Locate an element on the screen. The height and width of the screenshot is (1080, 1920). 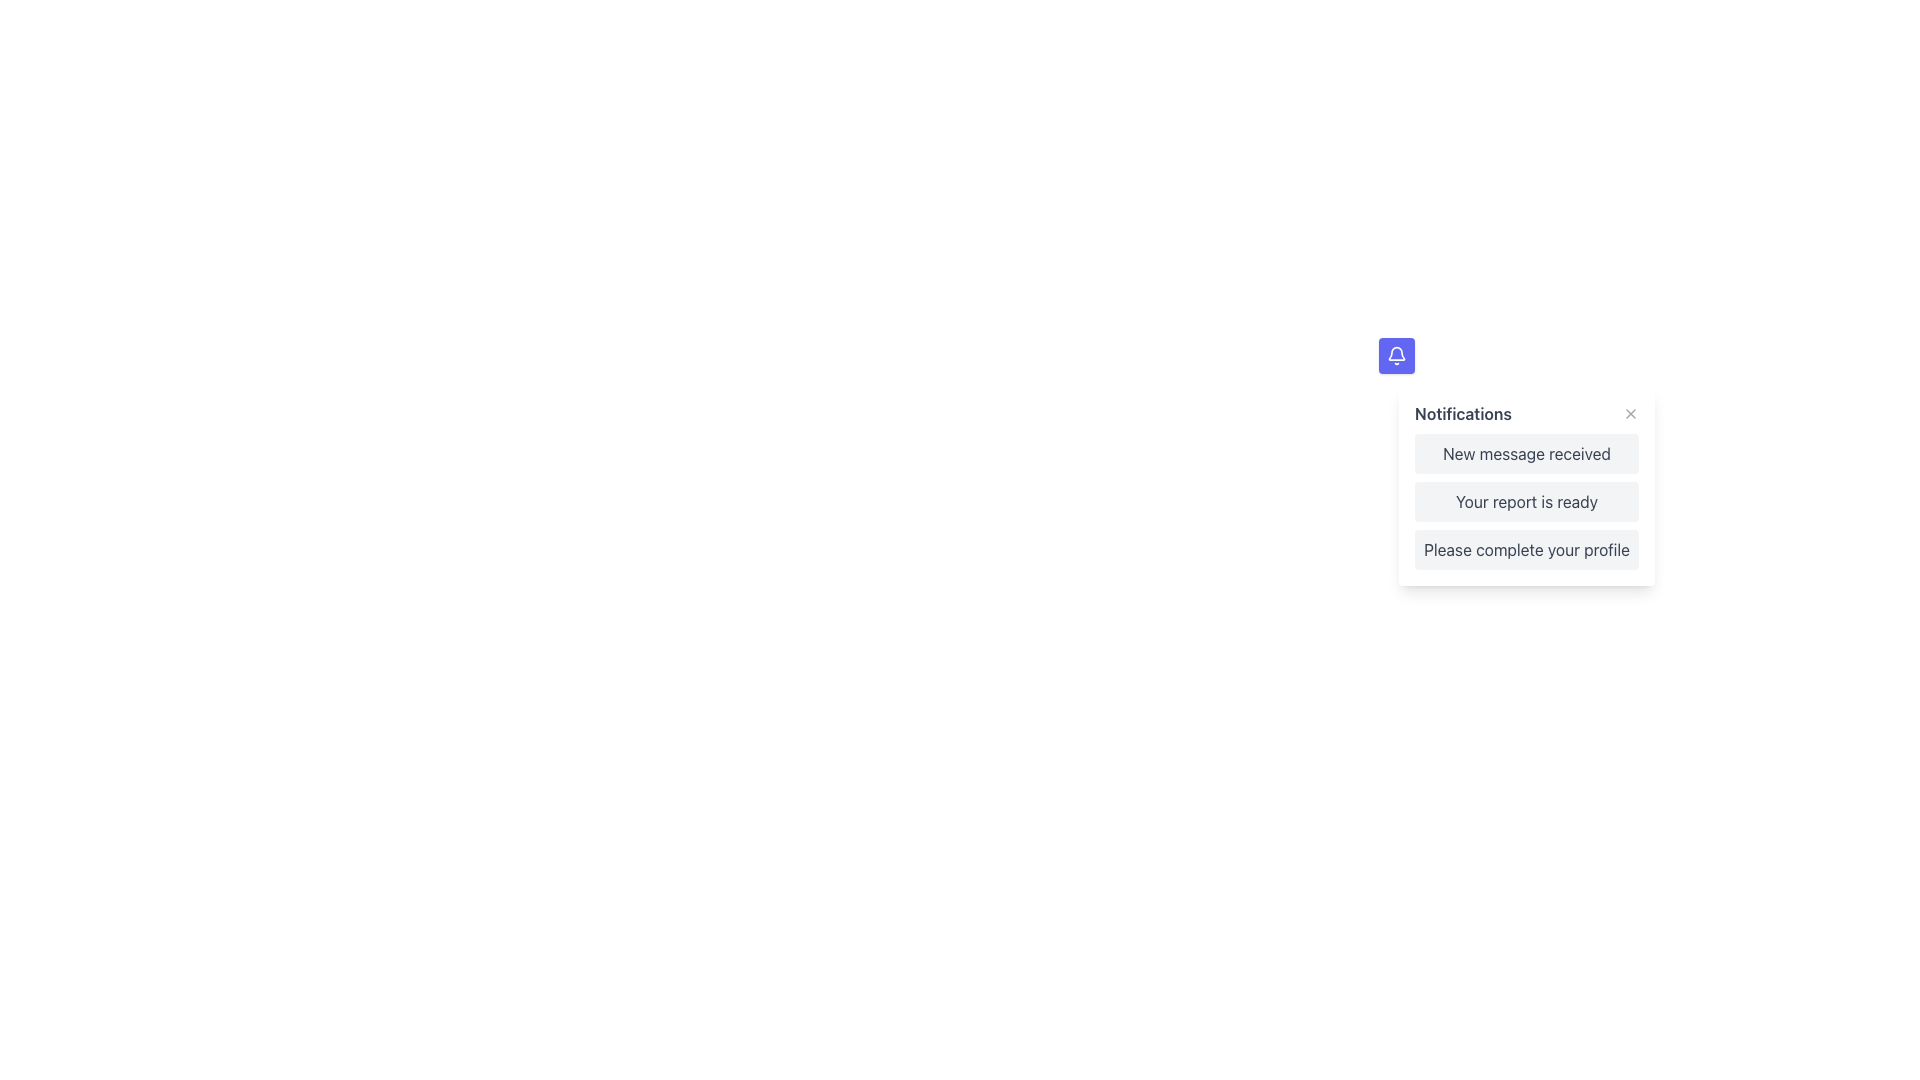
the bell icon button, which is styled with a rounded outline and a linear design is located at coordinates (1395, 354).